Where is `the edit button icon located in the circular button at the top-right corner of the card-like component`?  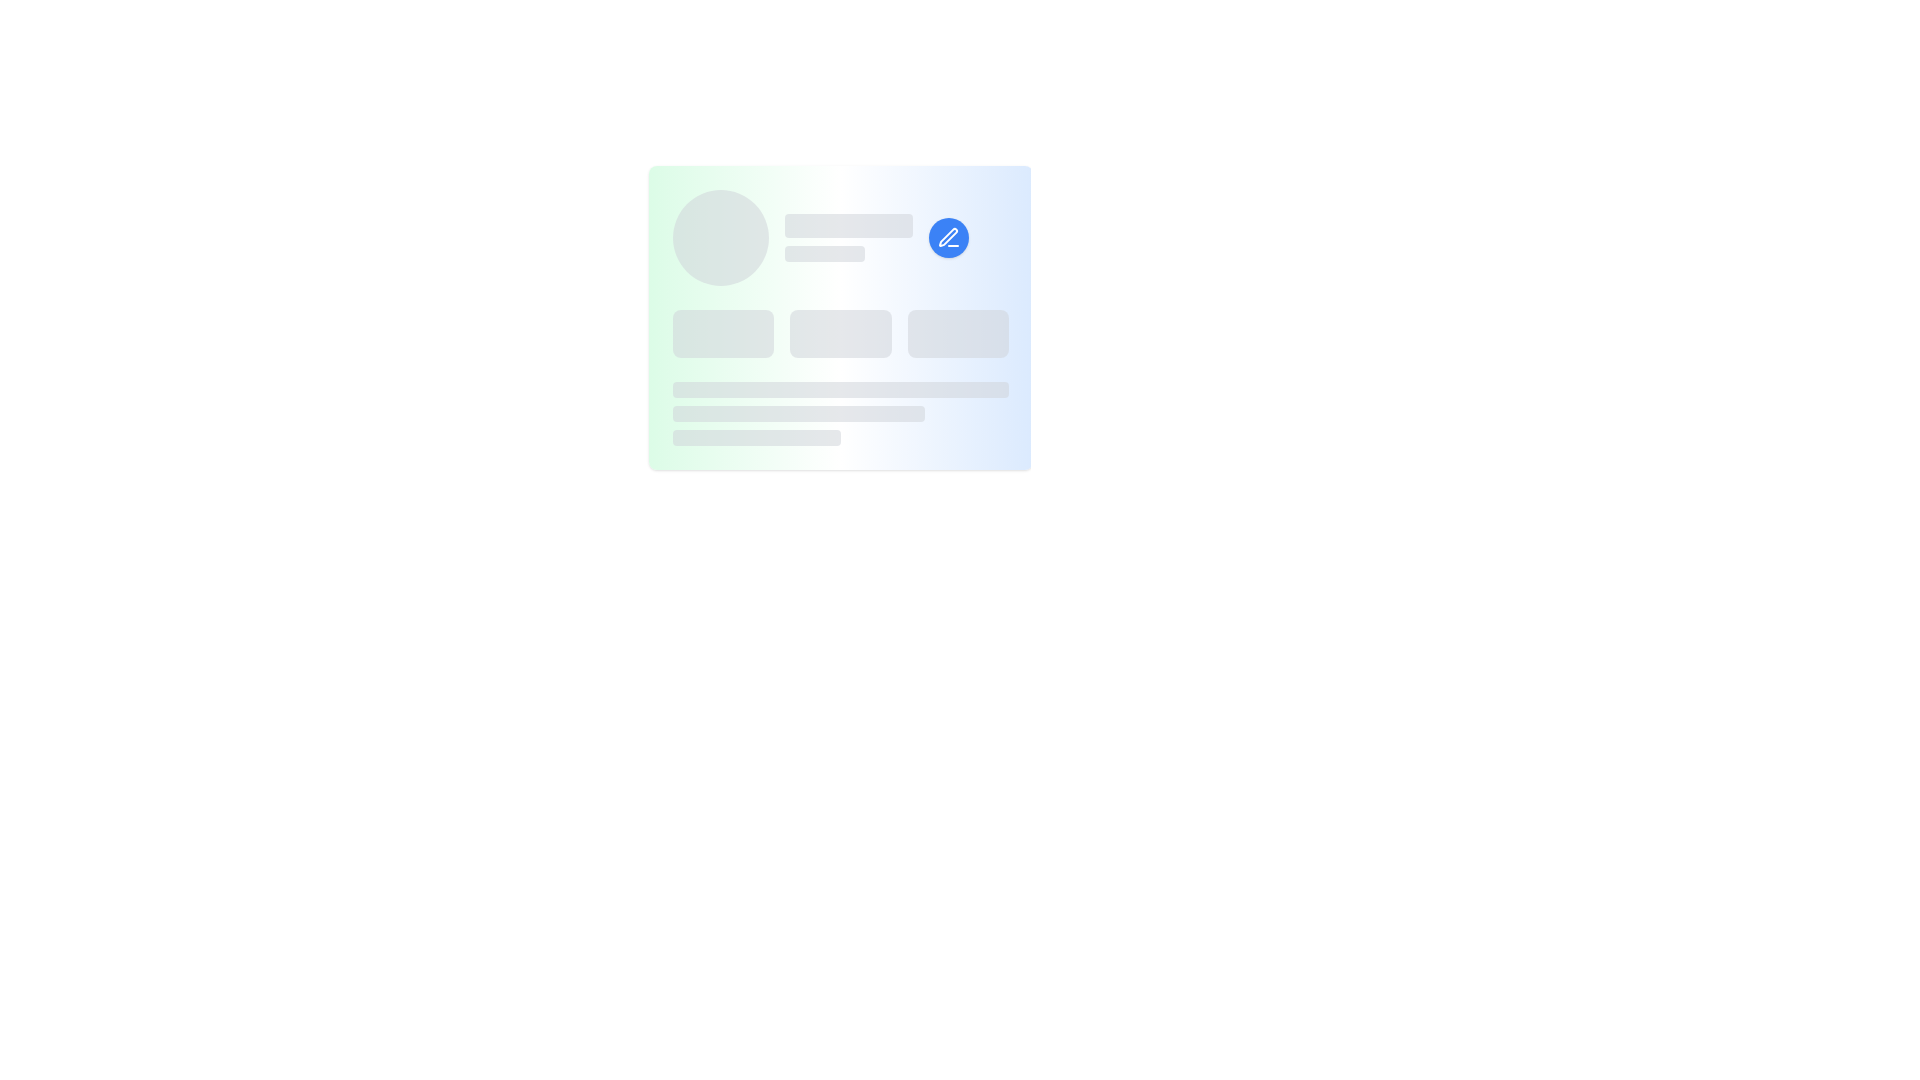 the edit button icon located in the circular button at the top-right corner of the card-like component is located at coordinates (948, 237).